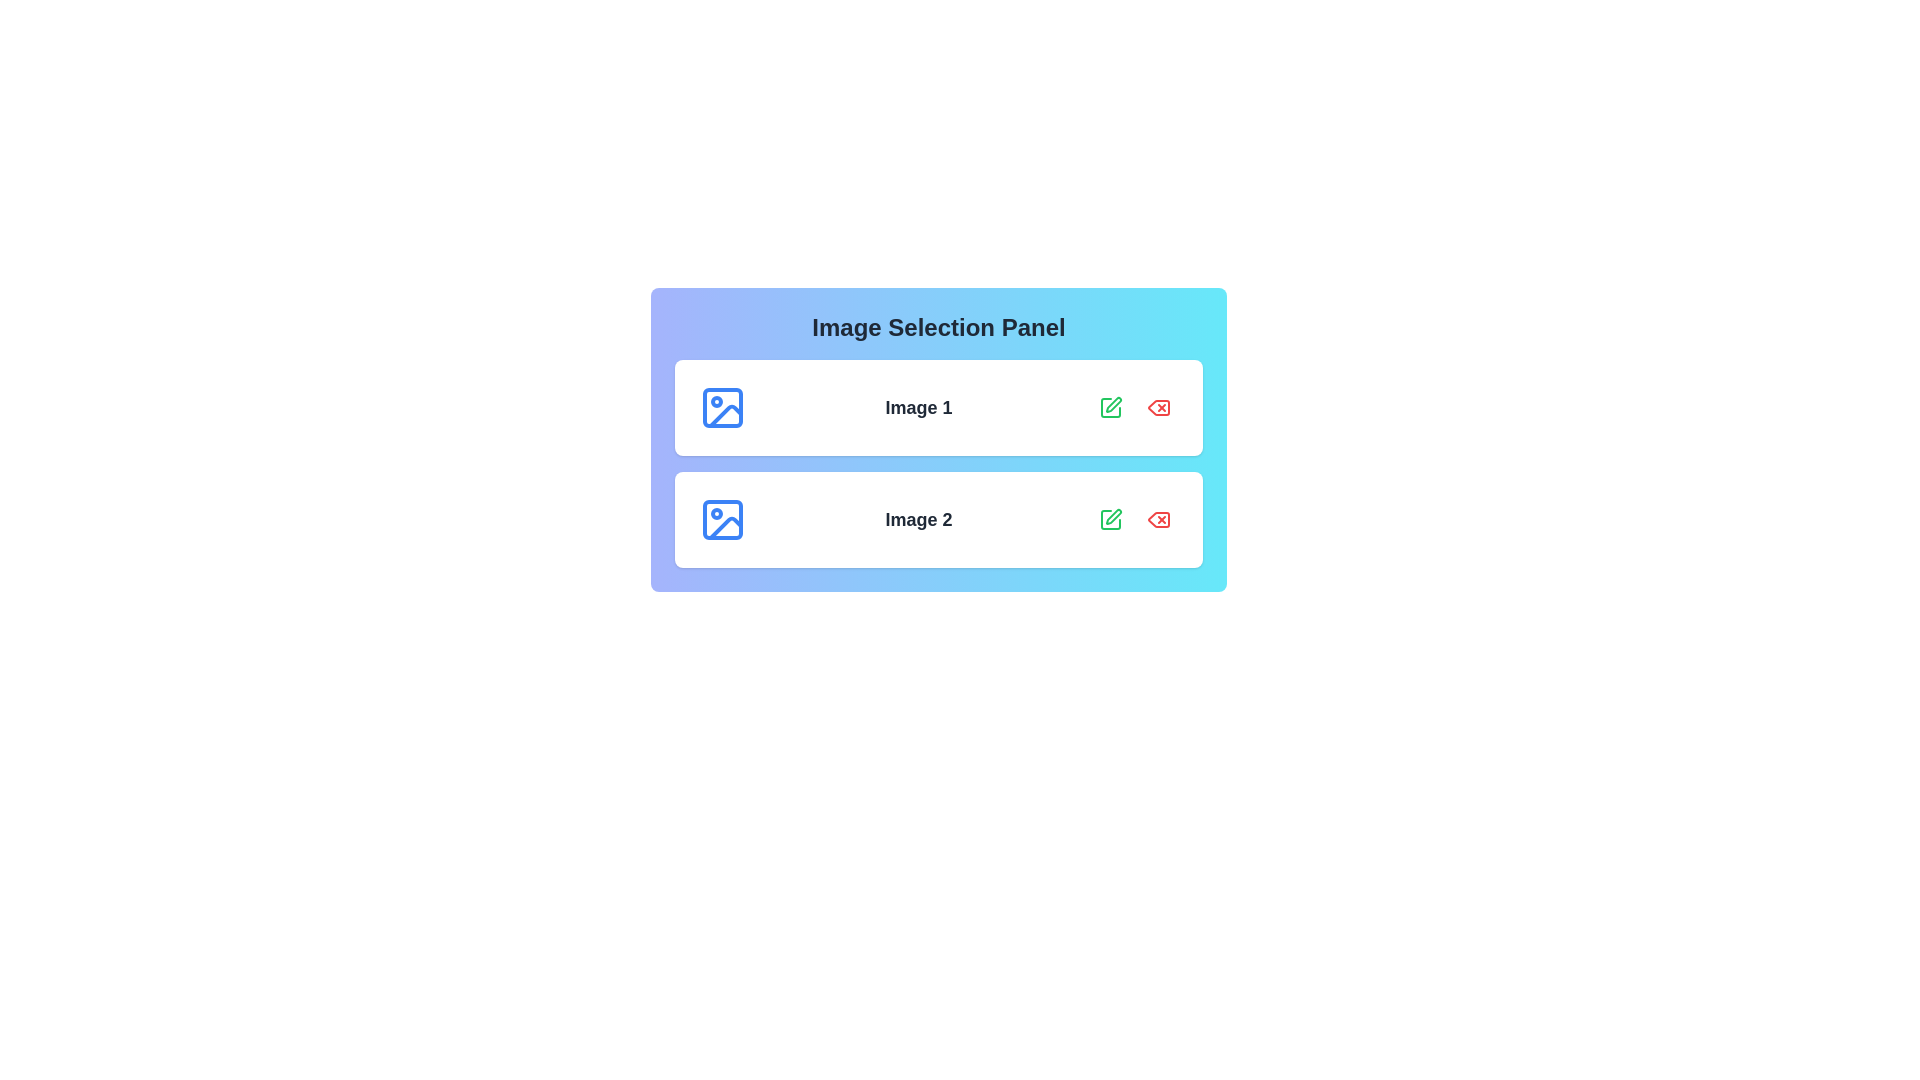  I want to click on the green outline edit icon button resembling a pencil located next to the 'Image 2' label, so click(1109, 519).